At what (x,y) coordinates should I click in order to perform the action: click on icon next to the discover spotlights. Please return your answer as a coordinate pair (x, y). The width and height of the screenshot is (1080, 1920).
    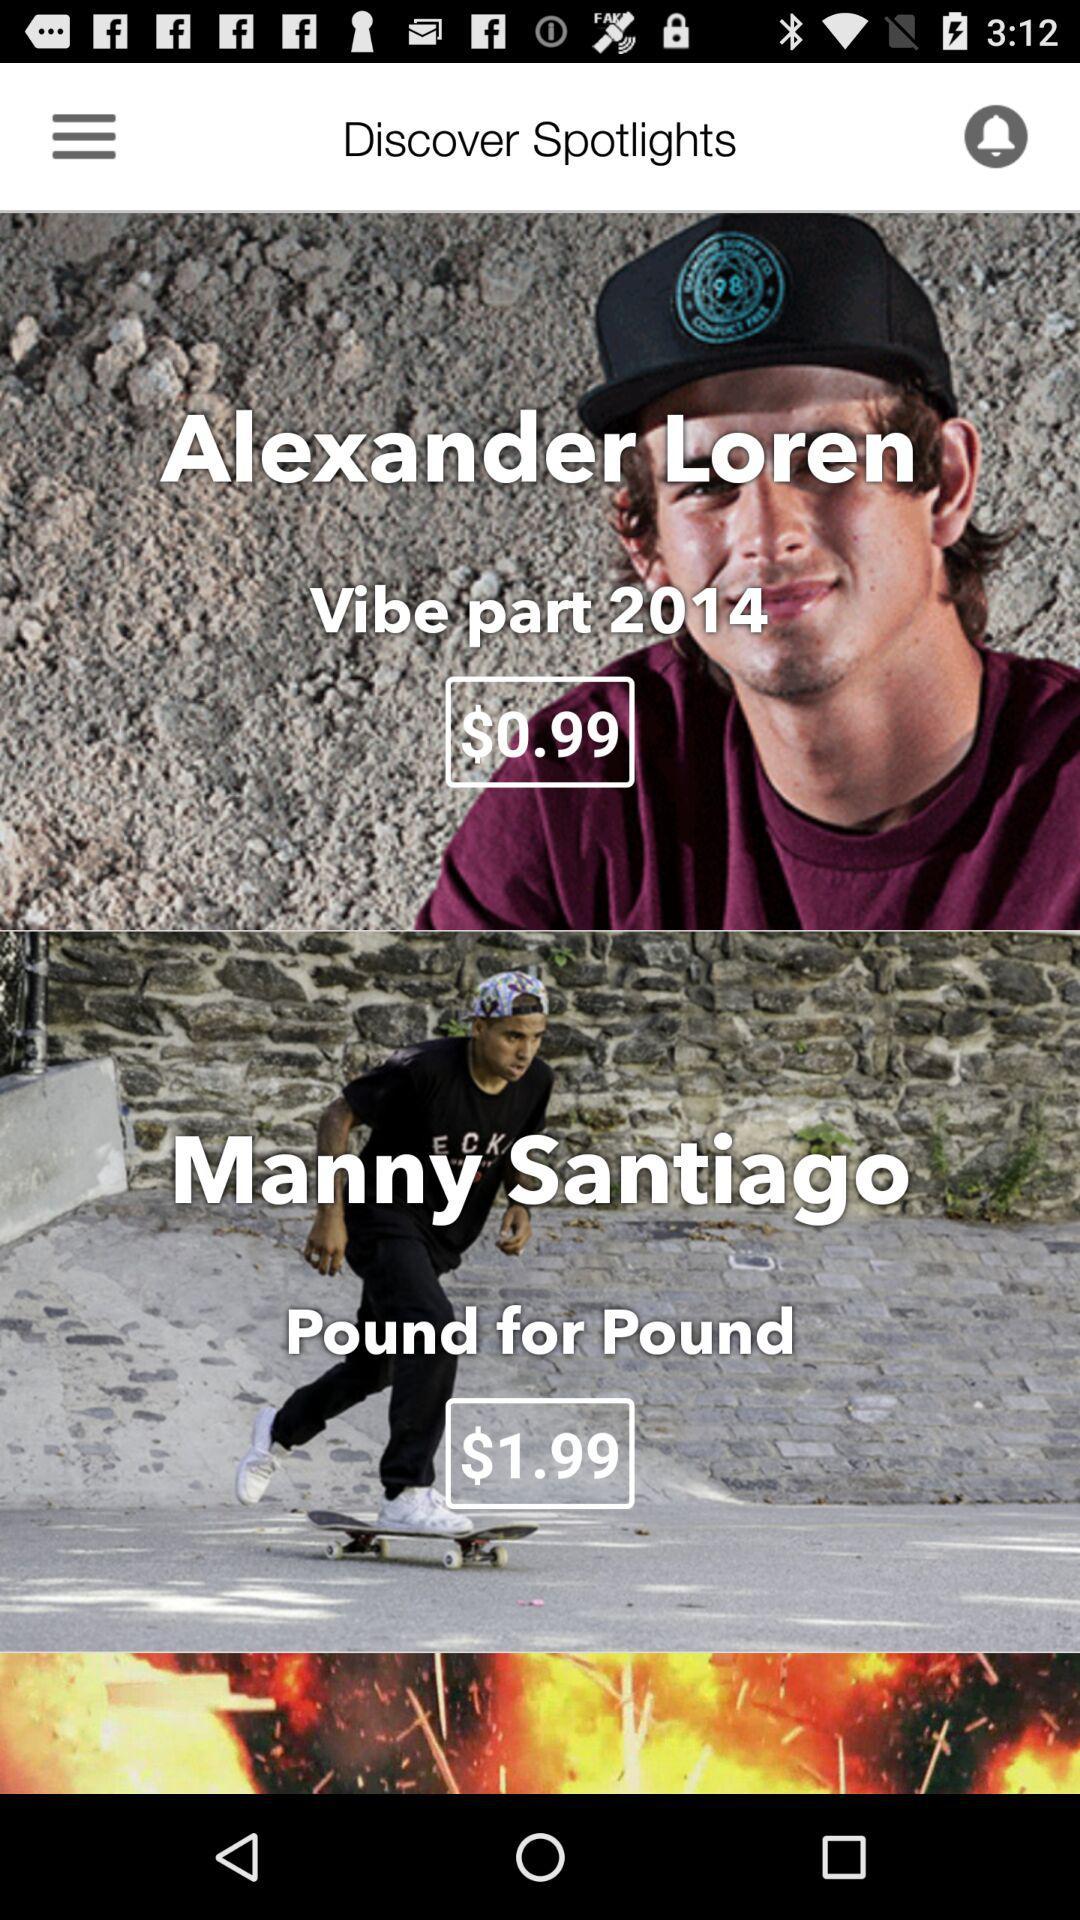
    Looking at the image, I should click on (995, 135).